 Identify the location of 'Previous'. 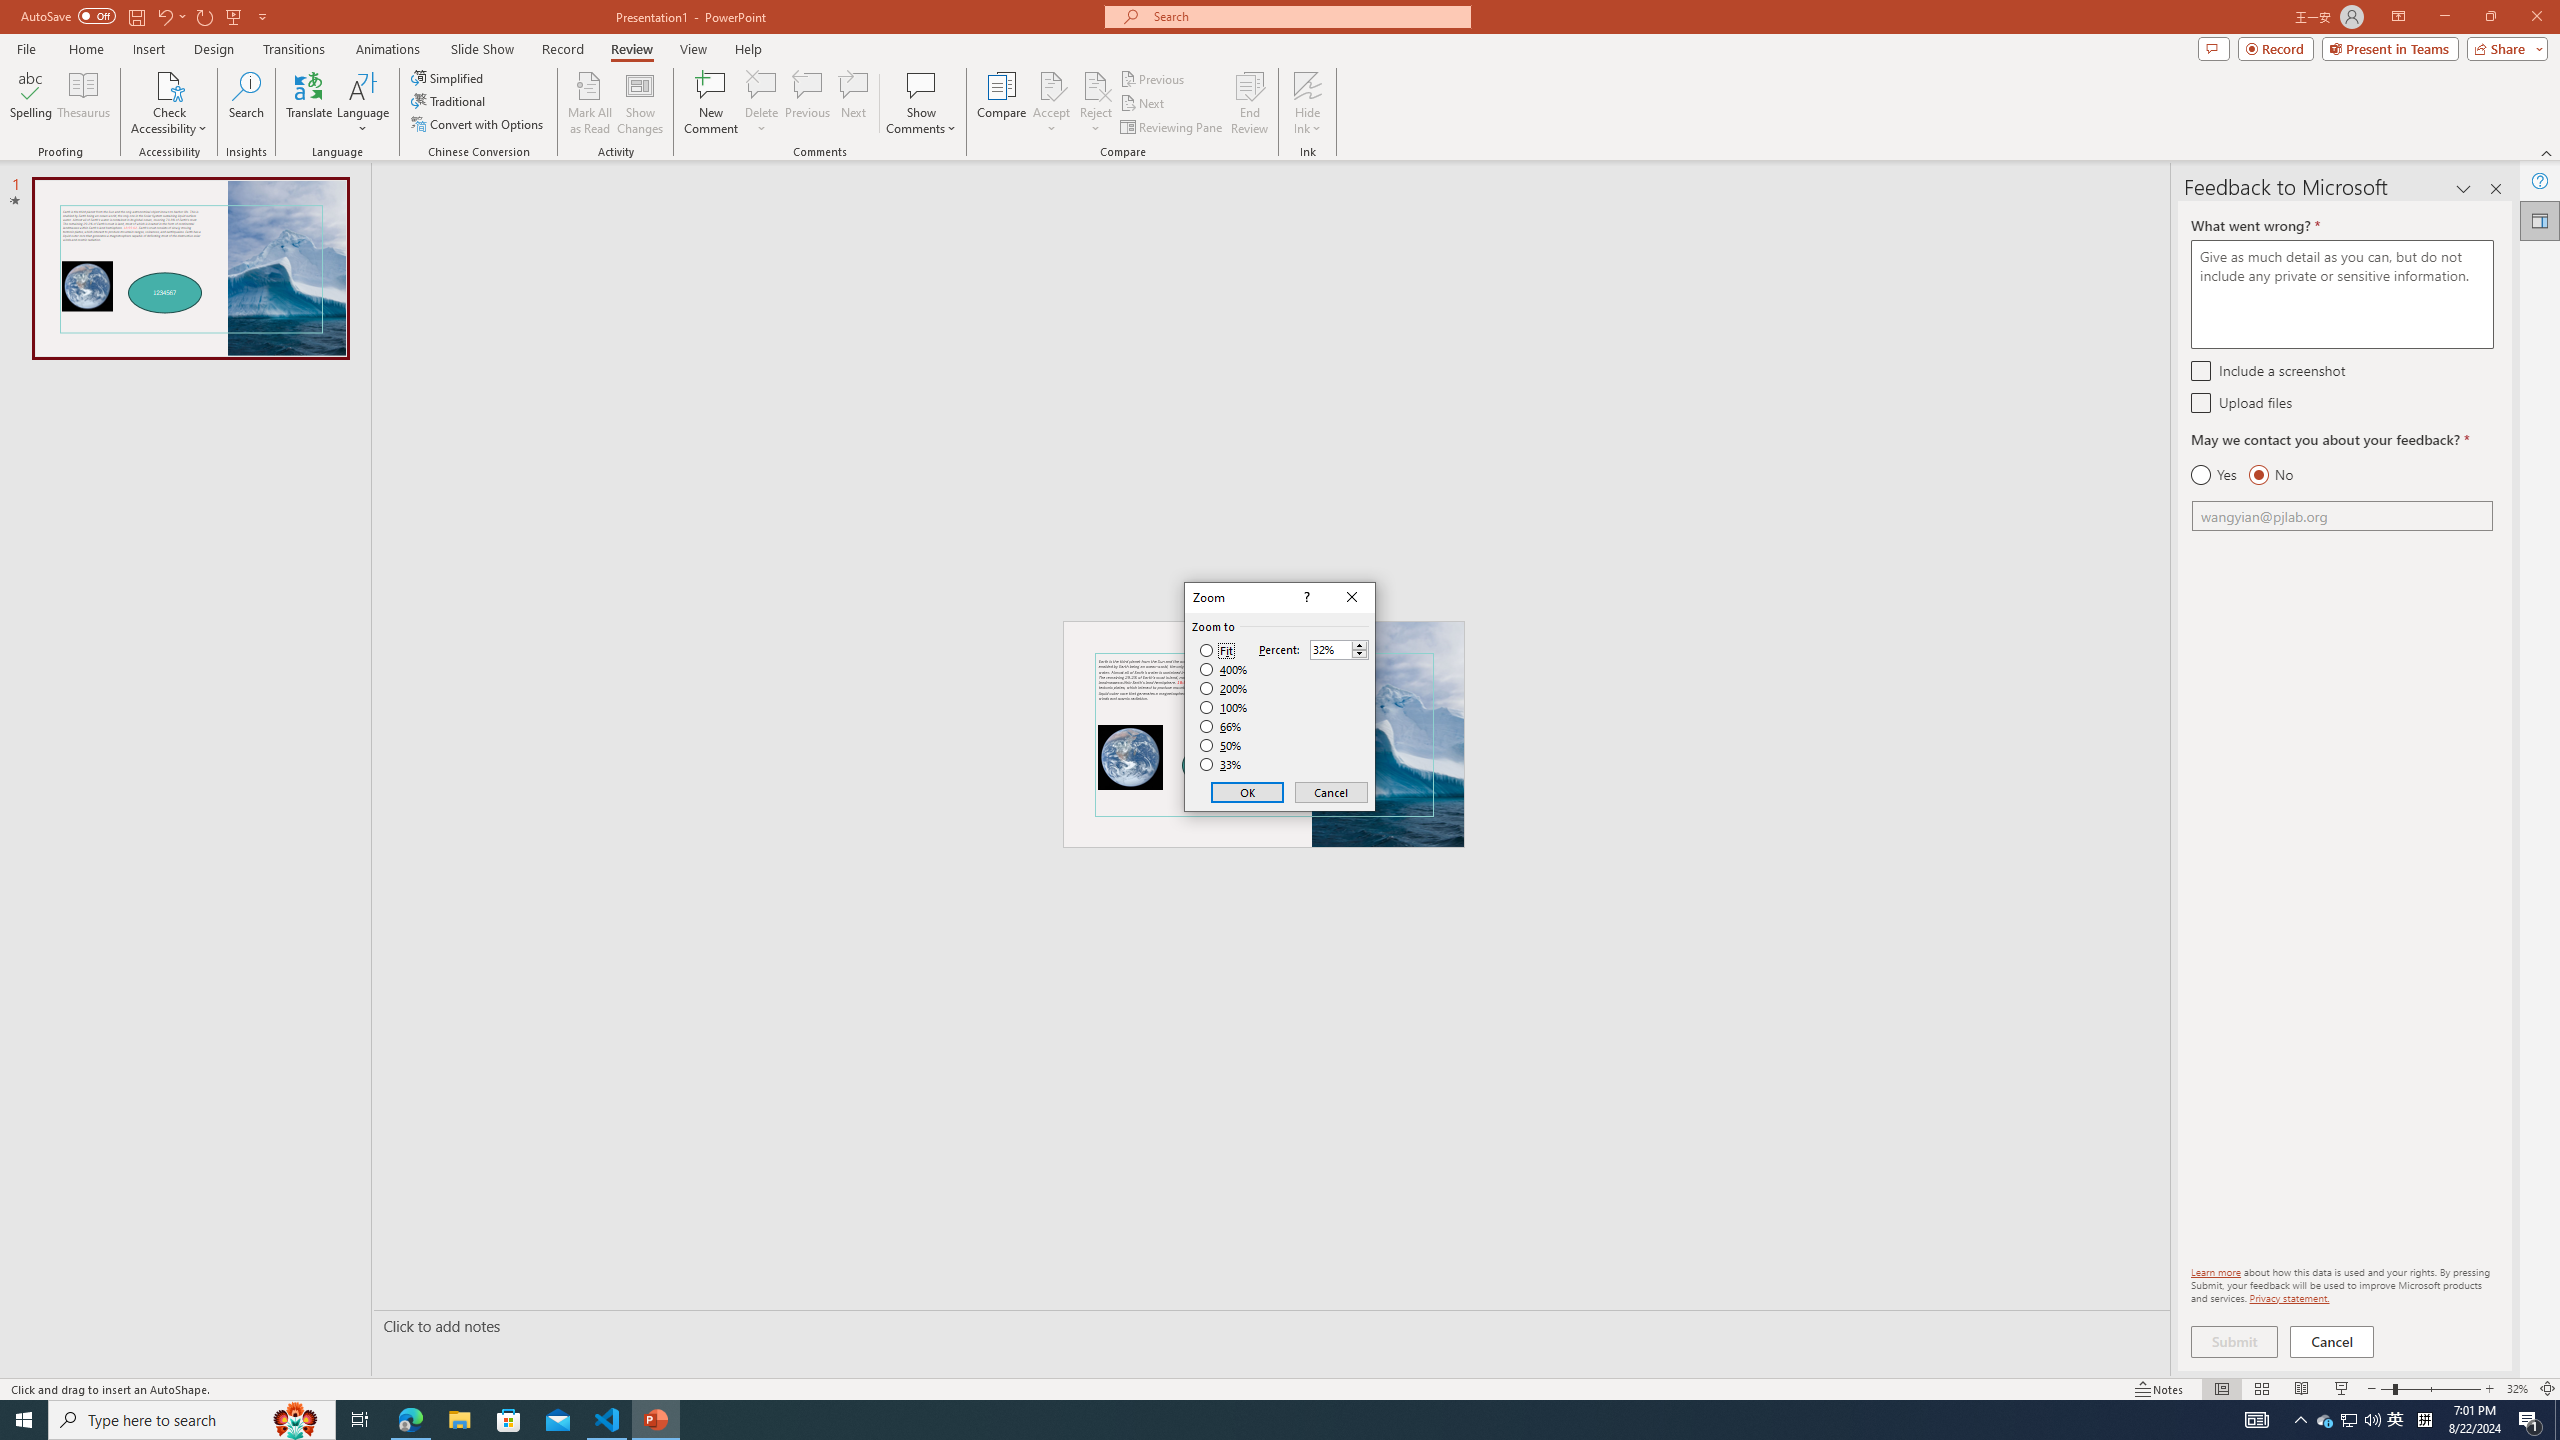
(1153, 78).